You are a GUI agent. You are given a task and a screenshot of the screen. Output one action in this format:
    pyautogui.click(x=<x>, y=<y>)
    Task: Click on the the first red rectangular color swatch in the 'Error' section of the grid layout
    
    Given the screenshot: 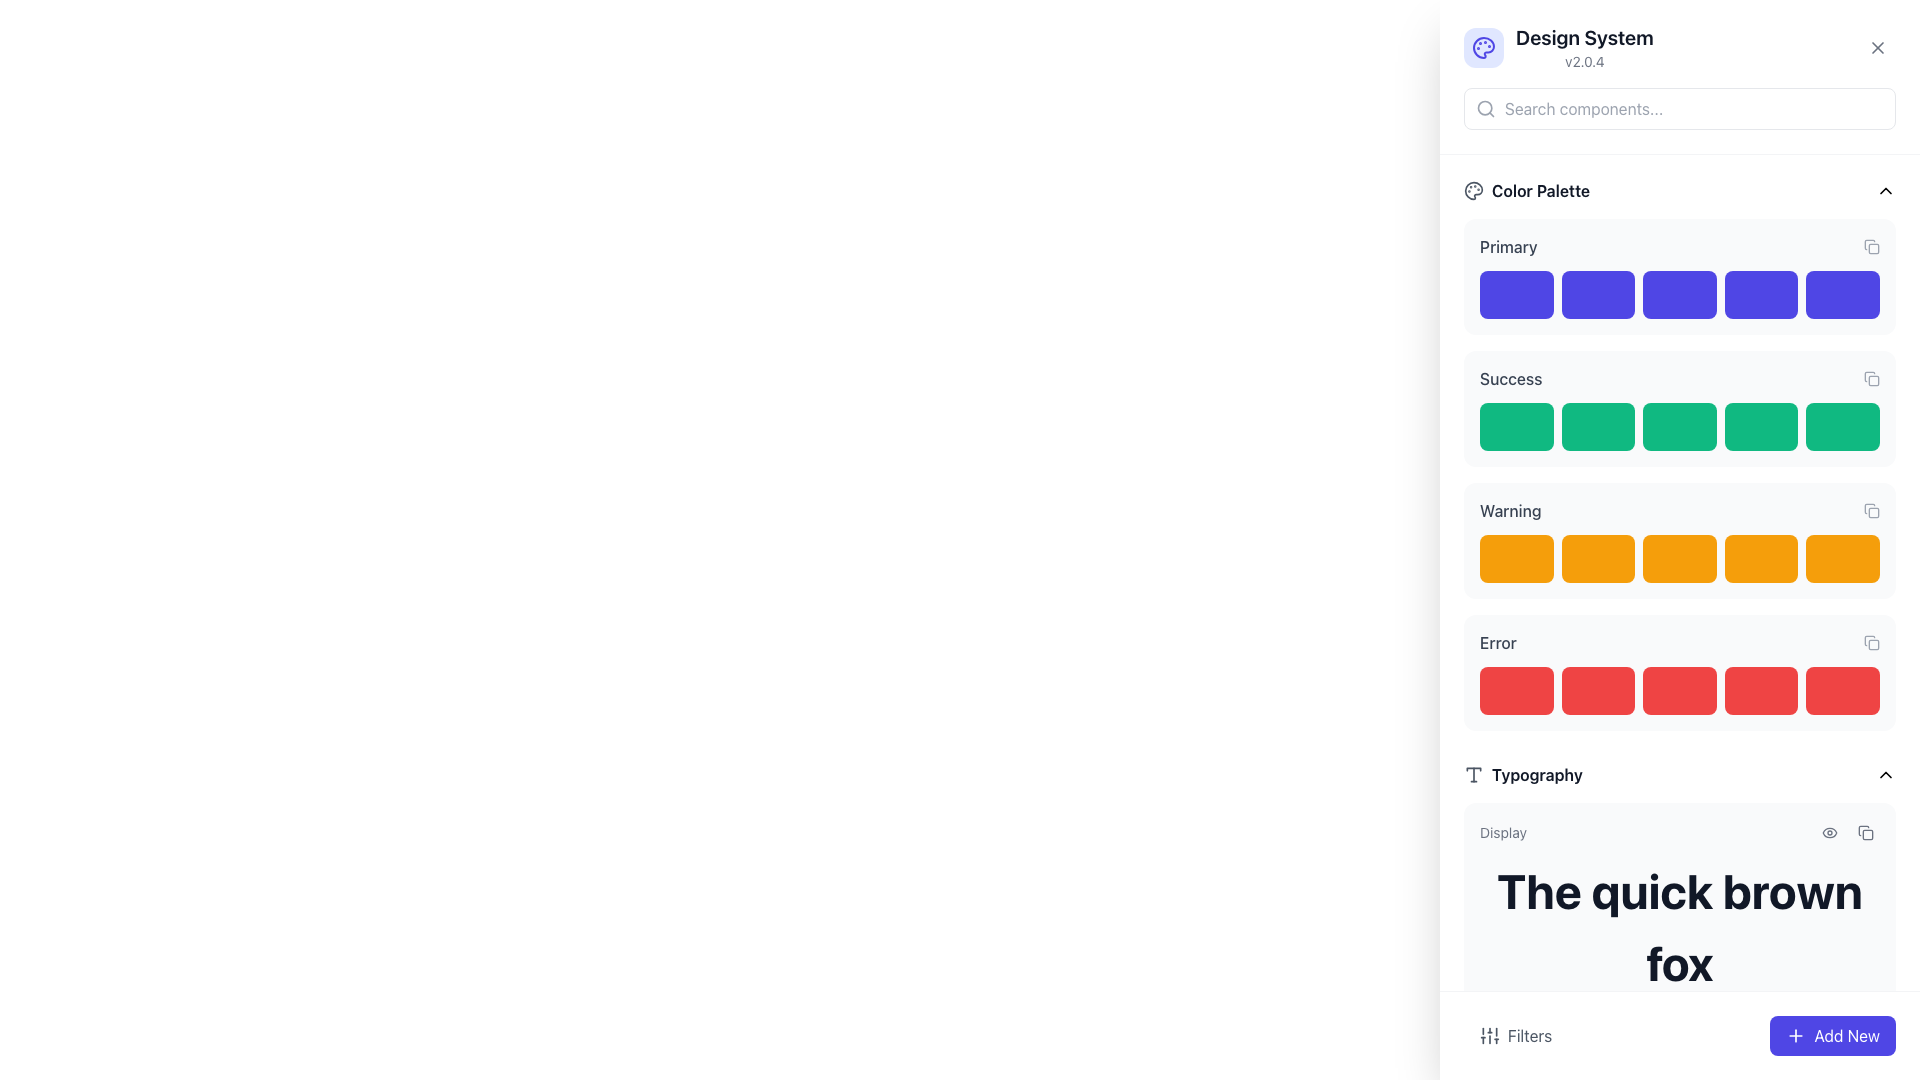 What is the action you would take?
    pyautogui.click(x=1516, y=689)
    